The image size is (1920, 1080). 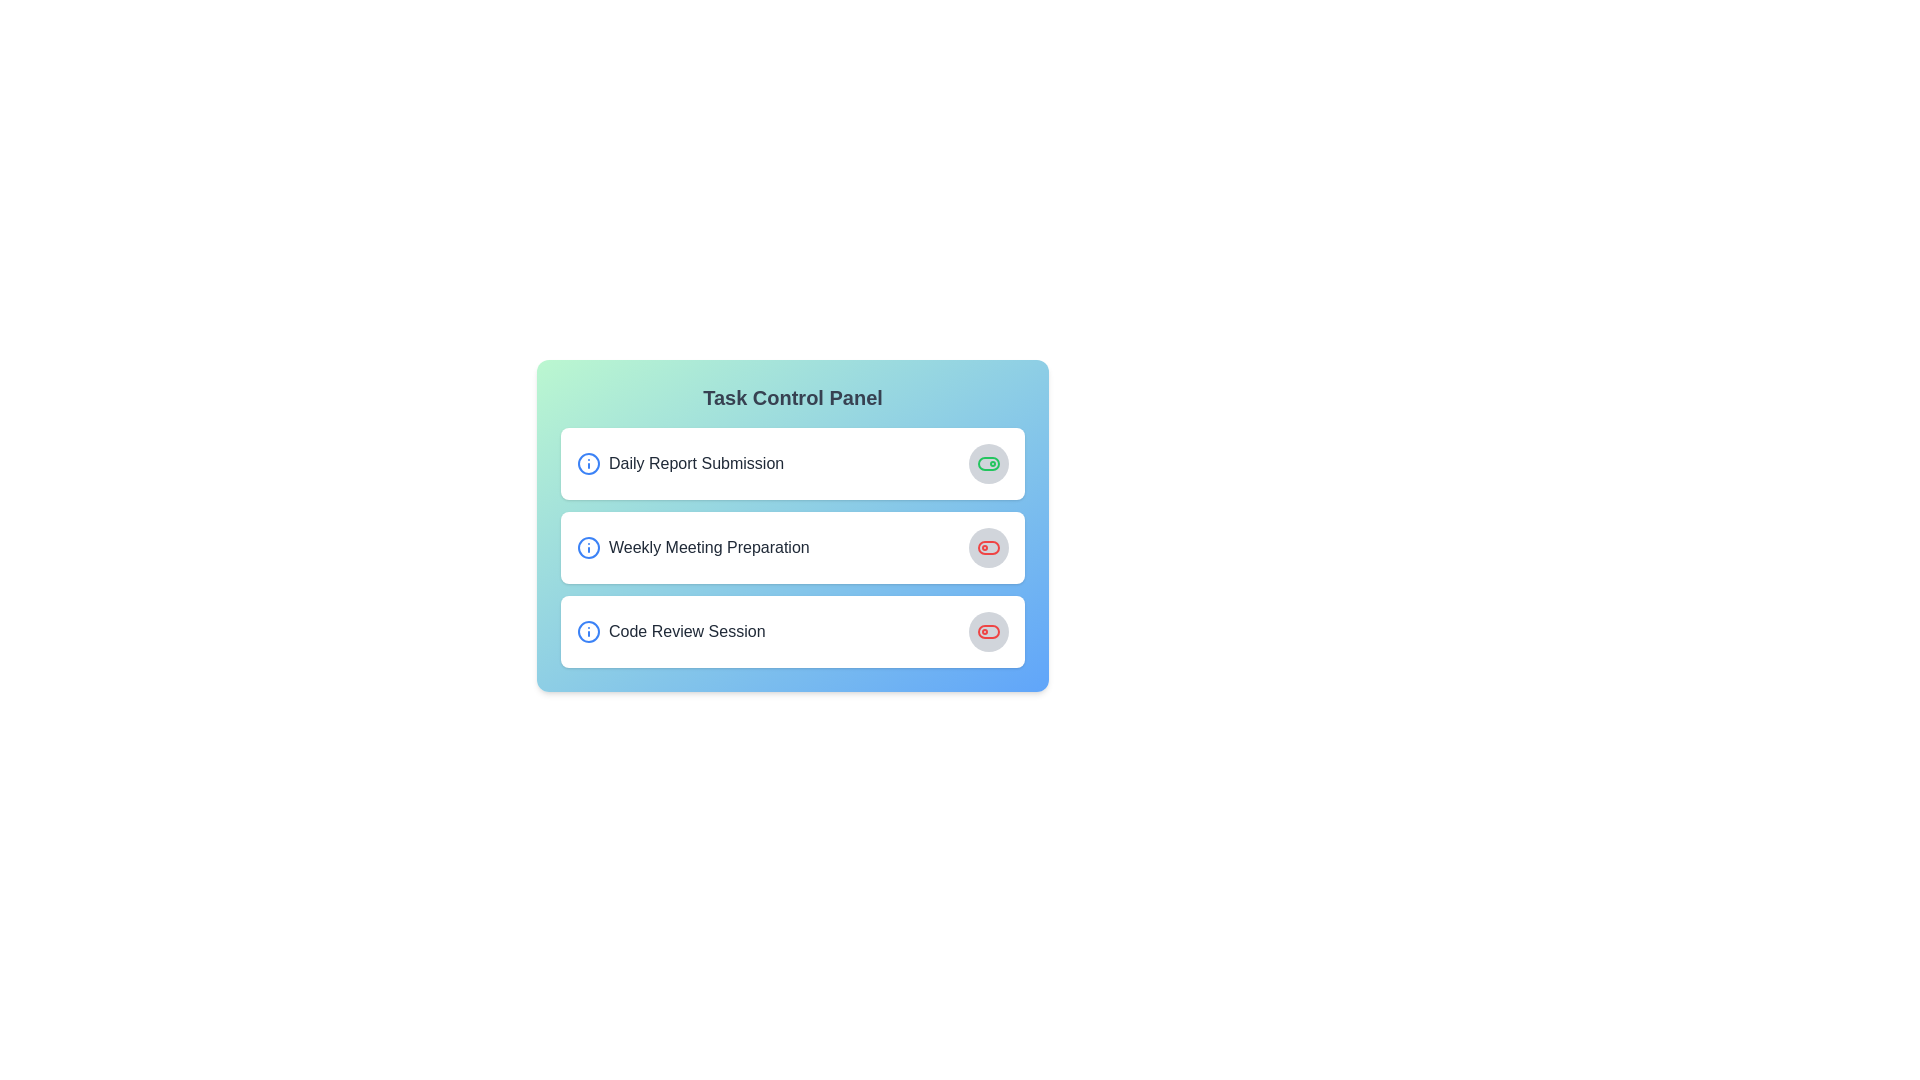 What do you see at coordinates (791, 547) in the screenshot?
I see `the task entry labeled 'Weekly Meeting Preparation' which is positioned in the Task Control Panel, between 'Daily Report Submission' and 'Code Review Session'` at bounding box center [791, 547].